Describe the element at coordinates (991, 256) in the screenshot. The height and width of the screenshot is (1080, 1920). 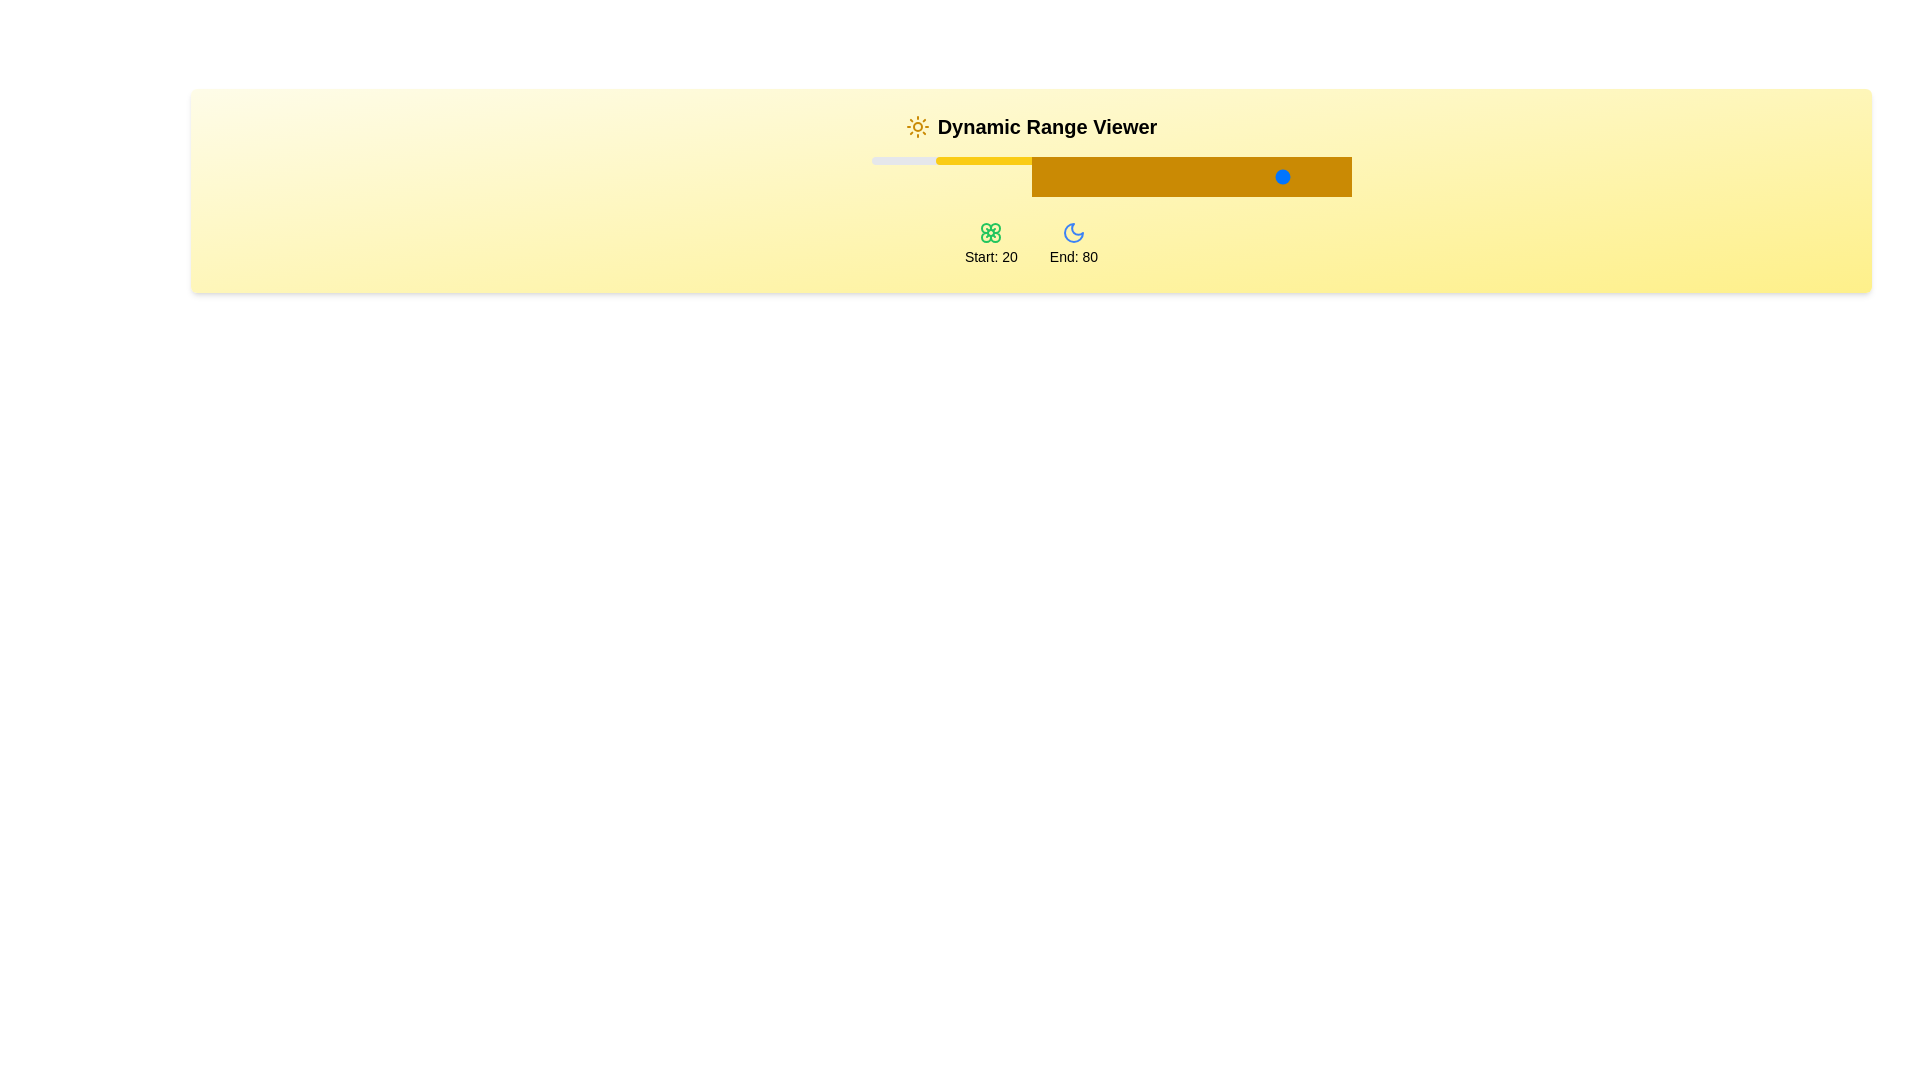
I see `the text label displaying 'Start: 20', which is styled with a light color on a yellow background and located below a flower icon` at that location.